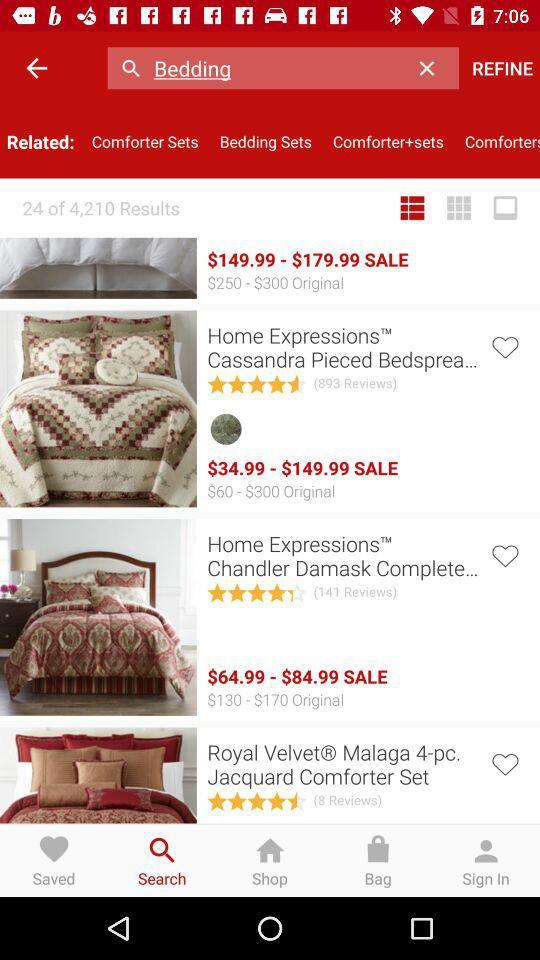 The image size is (540, 960). I want to click on or favorite, so click(503, 761).